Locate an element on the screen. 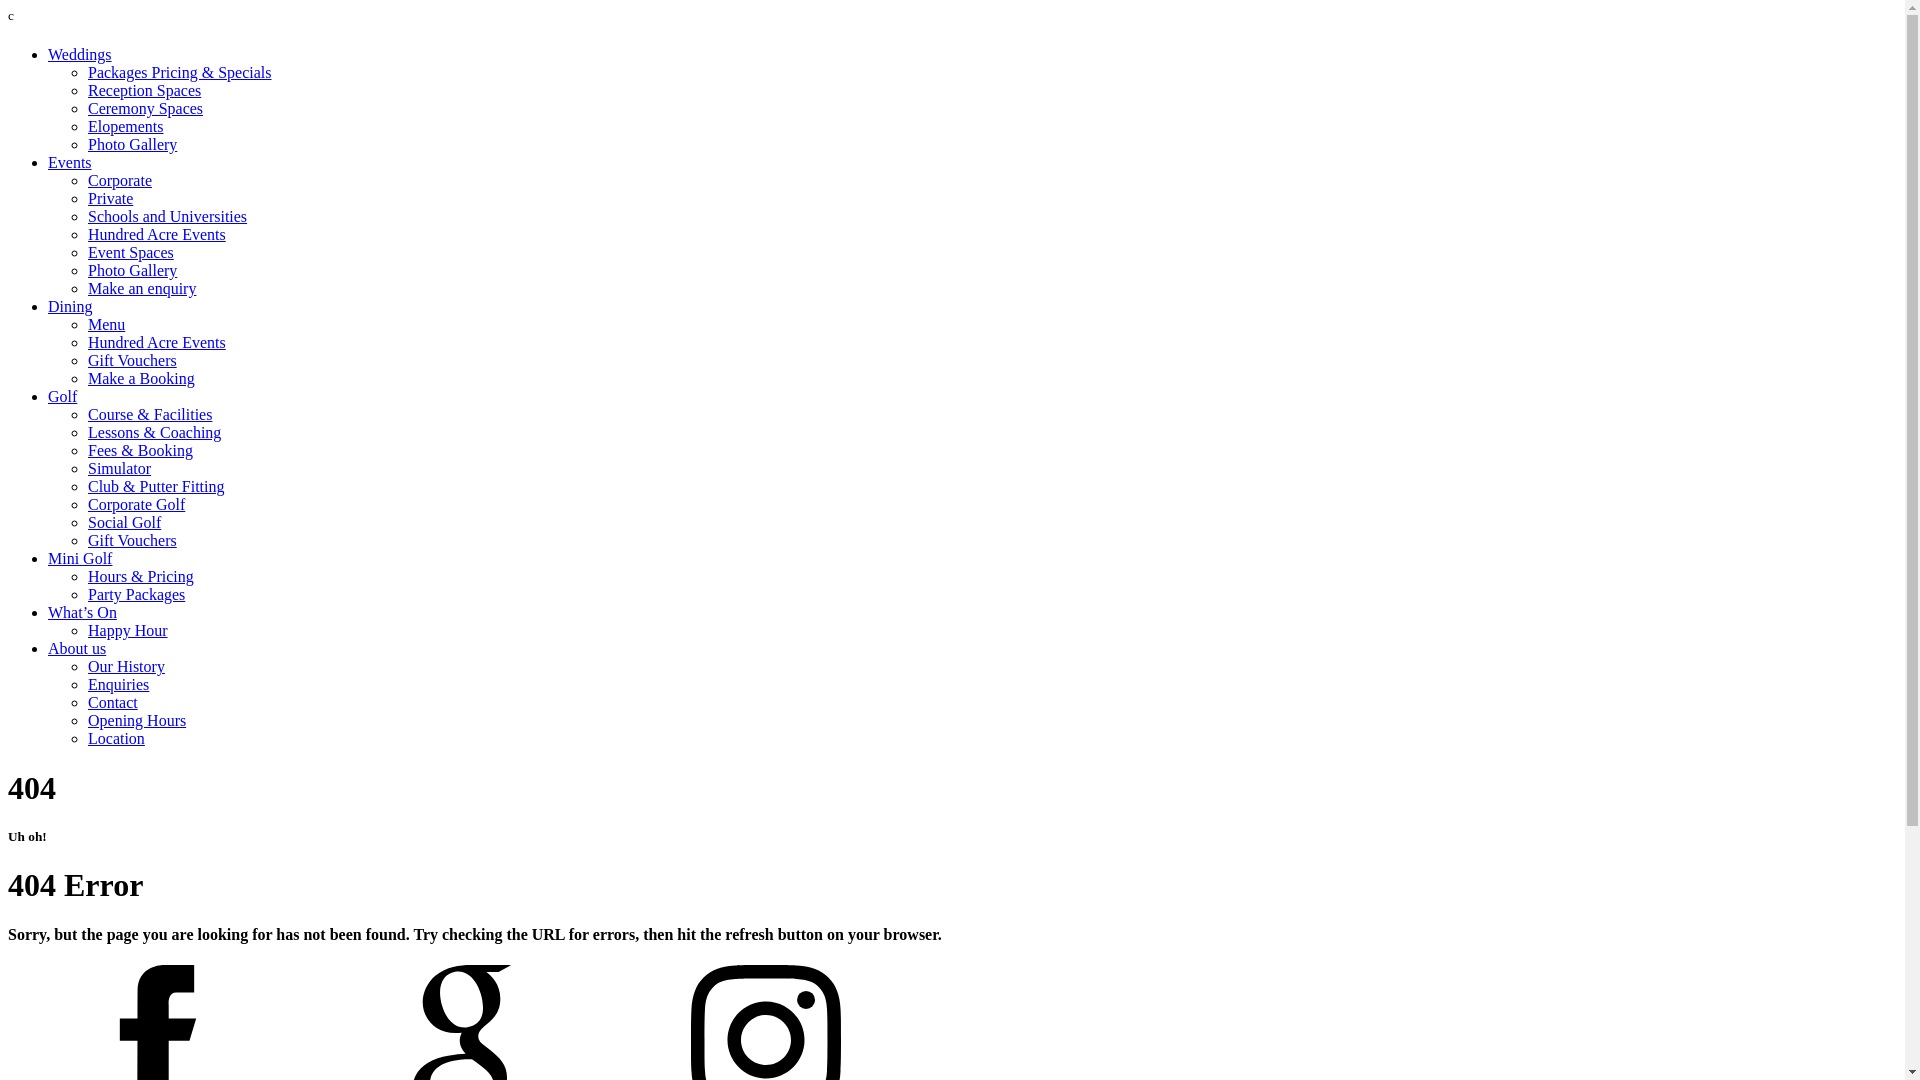 Image resolution: width=1920 pixels, height=1080 pixels. 'Make an enquiry' is located at coordinates (141, 288).